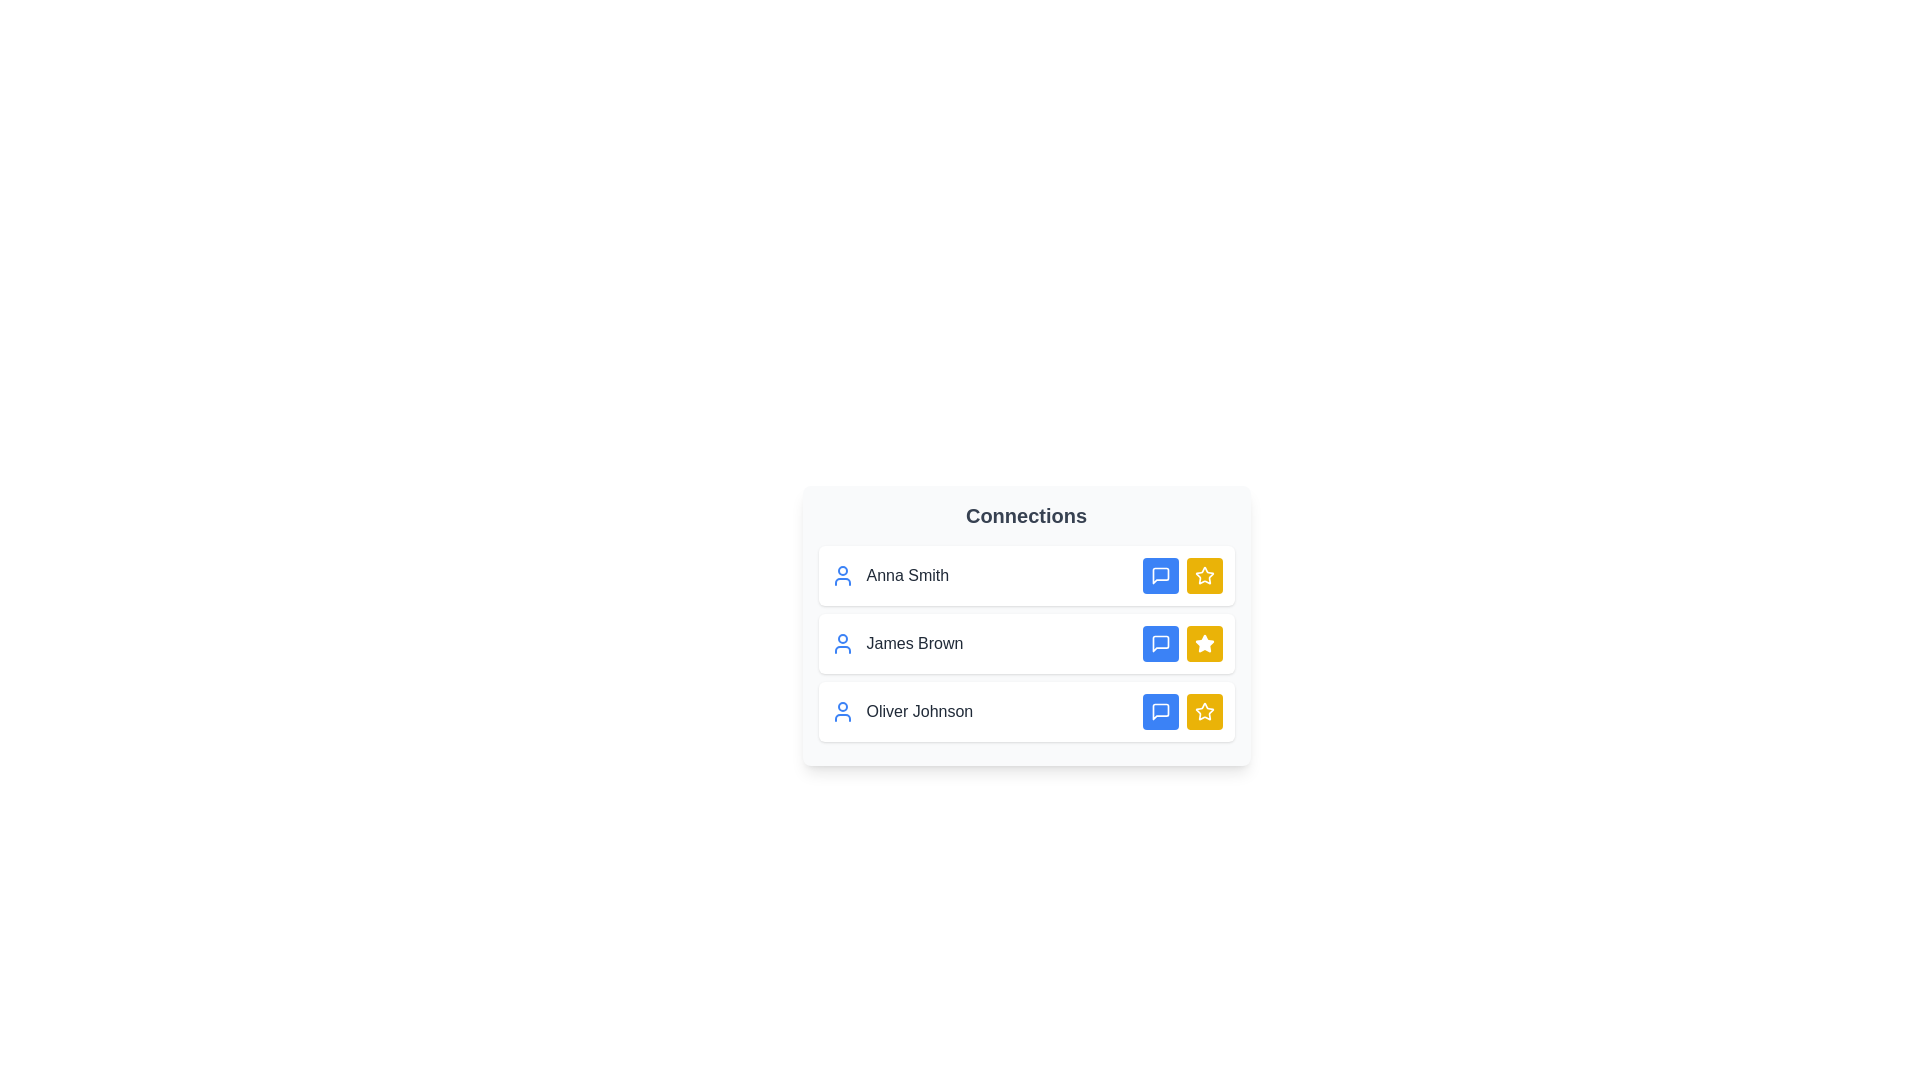 This screenshot has height=1080, width=1920. Describe the element at coordinates (1160, 644) in the screenshot. I see `message button next to James Brown to initiate a message` at that location.